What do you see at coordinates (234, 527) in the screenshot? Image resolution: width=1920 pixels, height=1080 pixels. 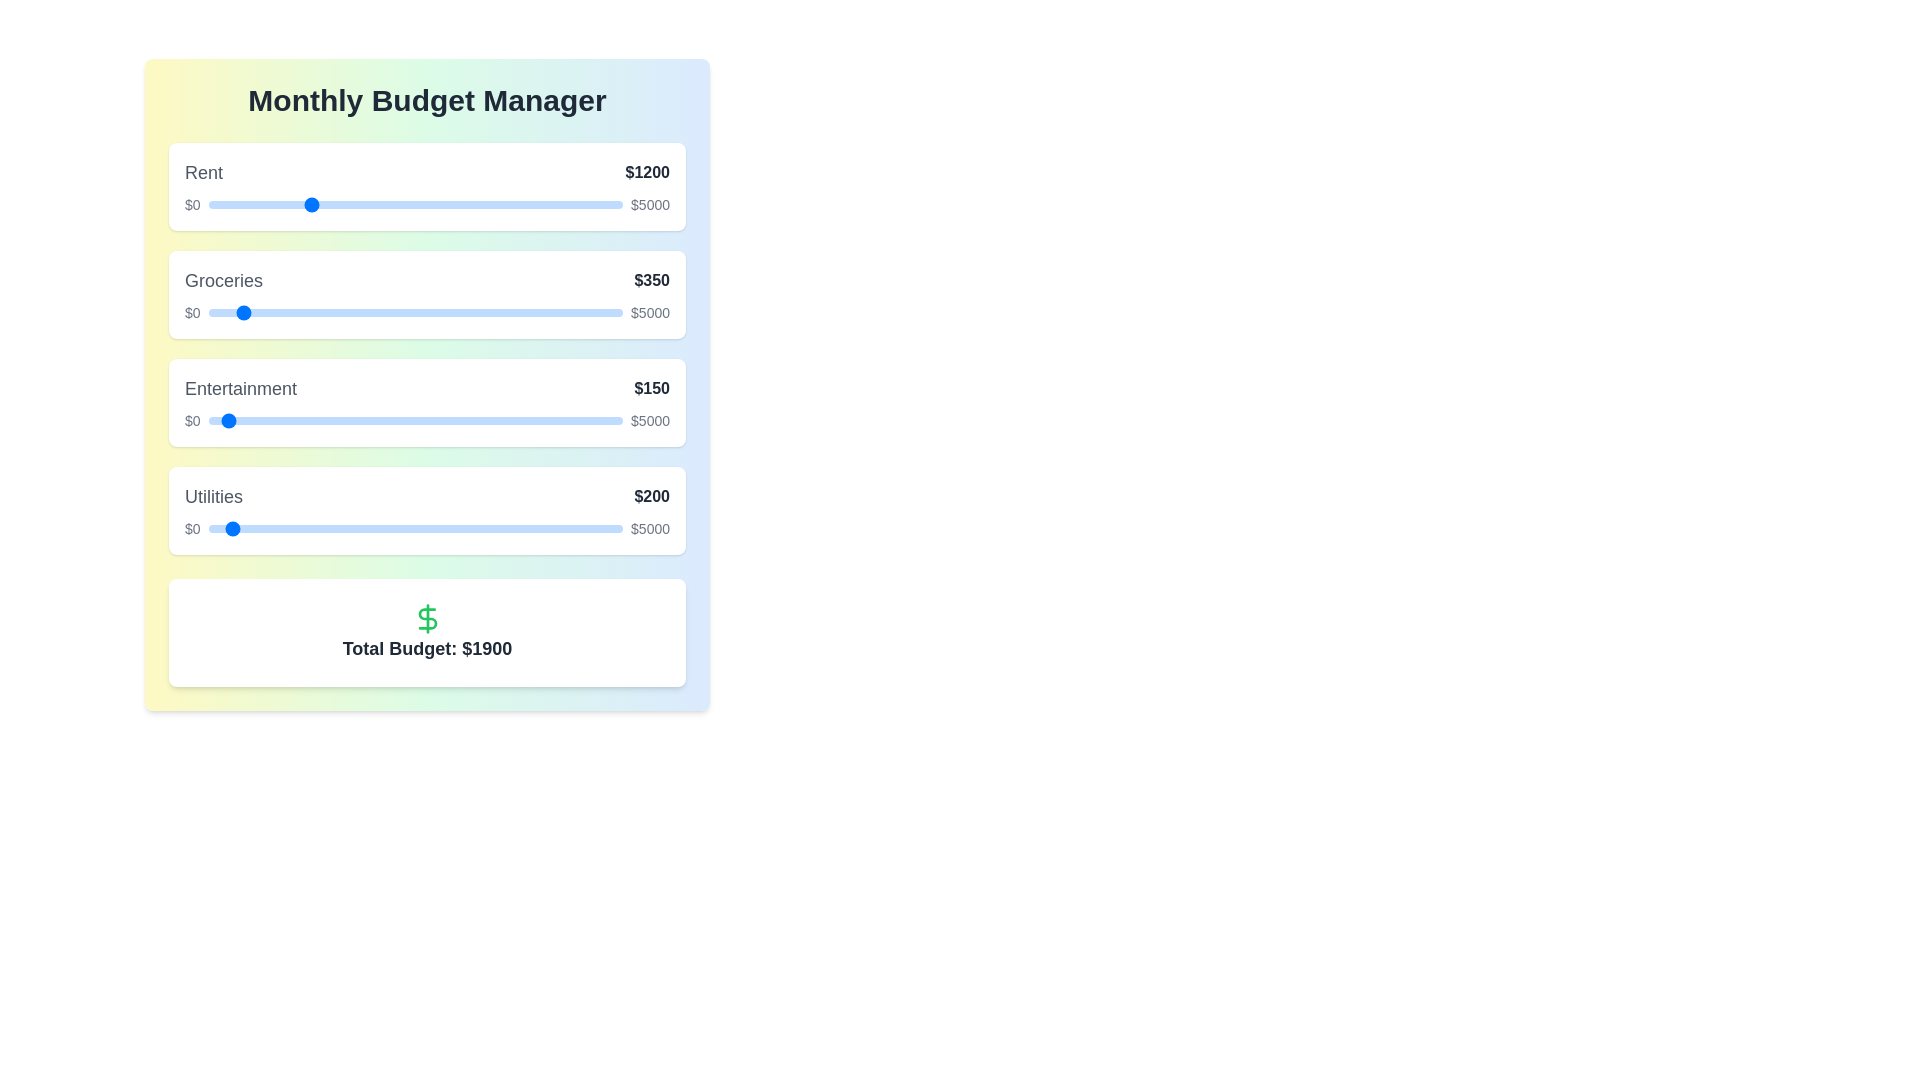 I see `the utility budget slider` at bounding box center [234, 527].